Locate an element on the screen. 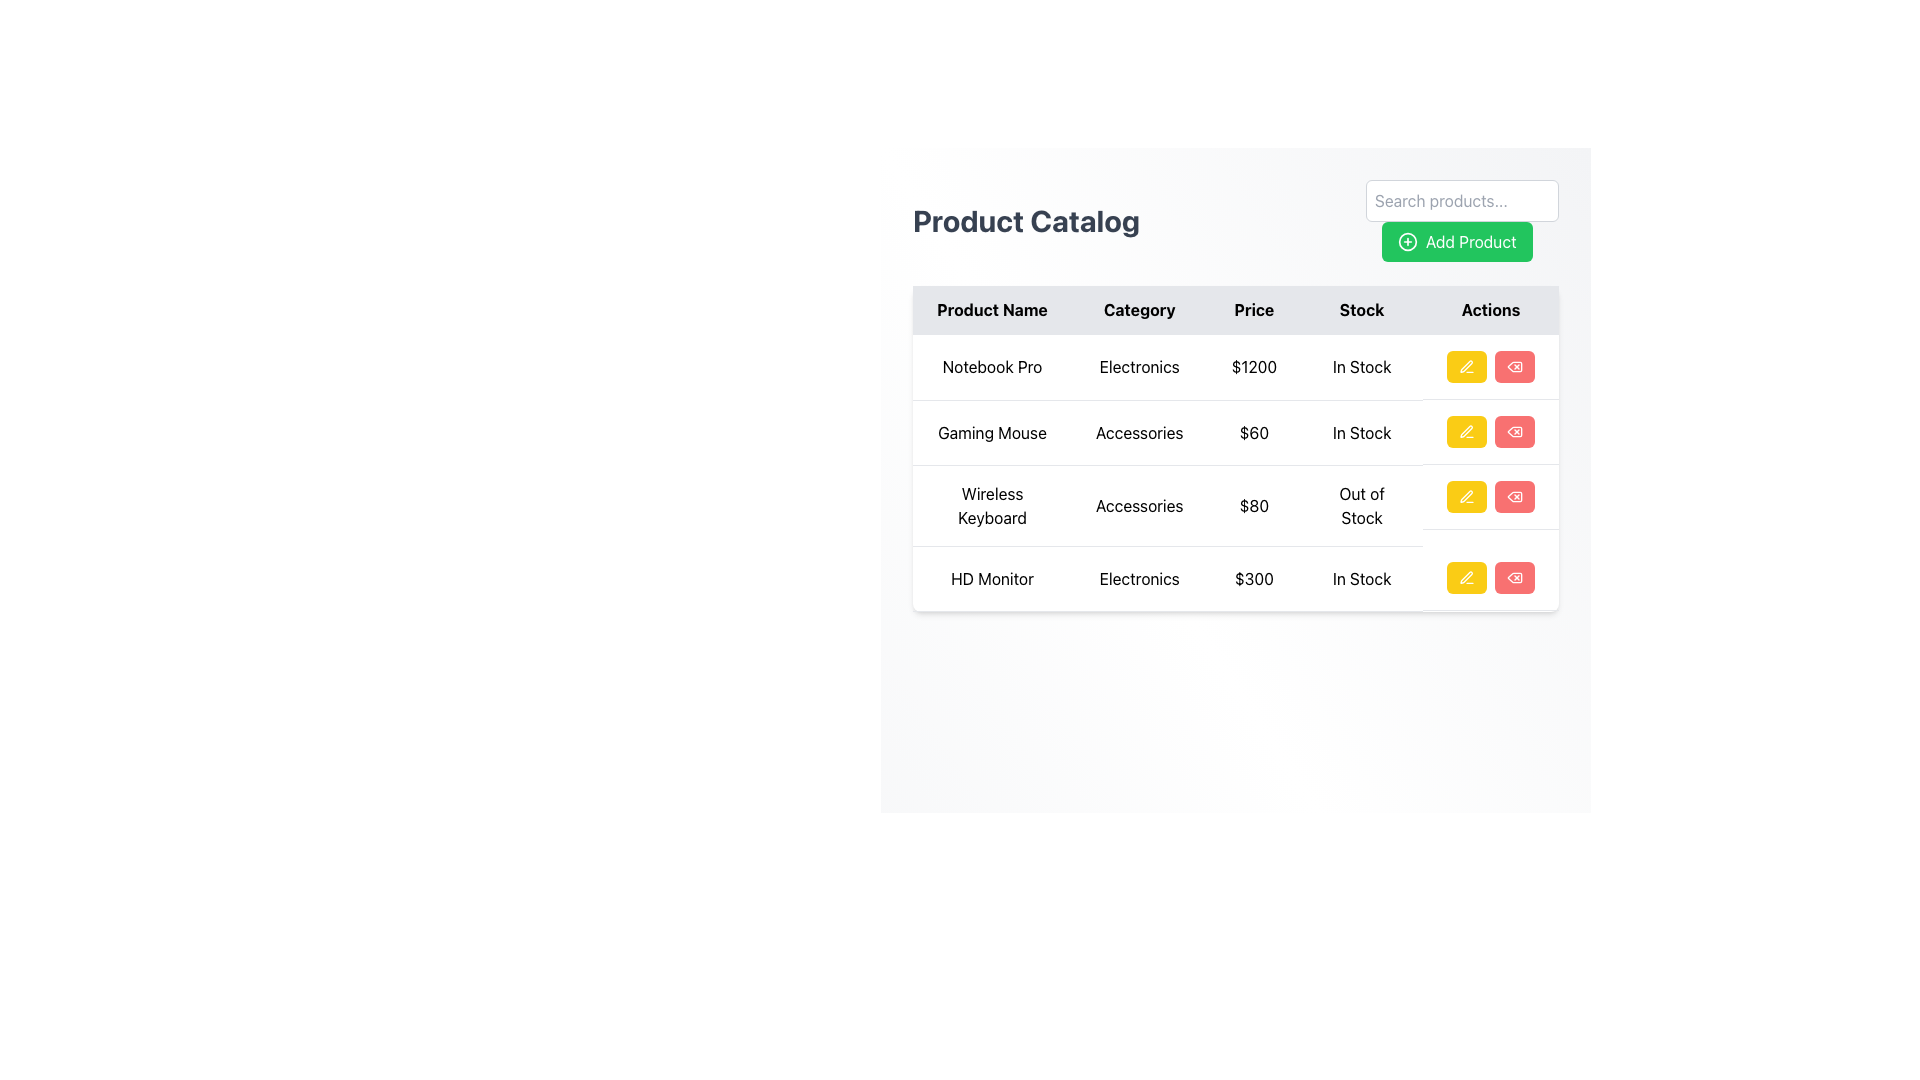  the yellow button with a pen icon located in the Actions column for the HD Monitor product is located at coordinates (1491, 578).